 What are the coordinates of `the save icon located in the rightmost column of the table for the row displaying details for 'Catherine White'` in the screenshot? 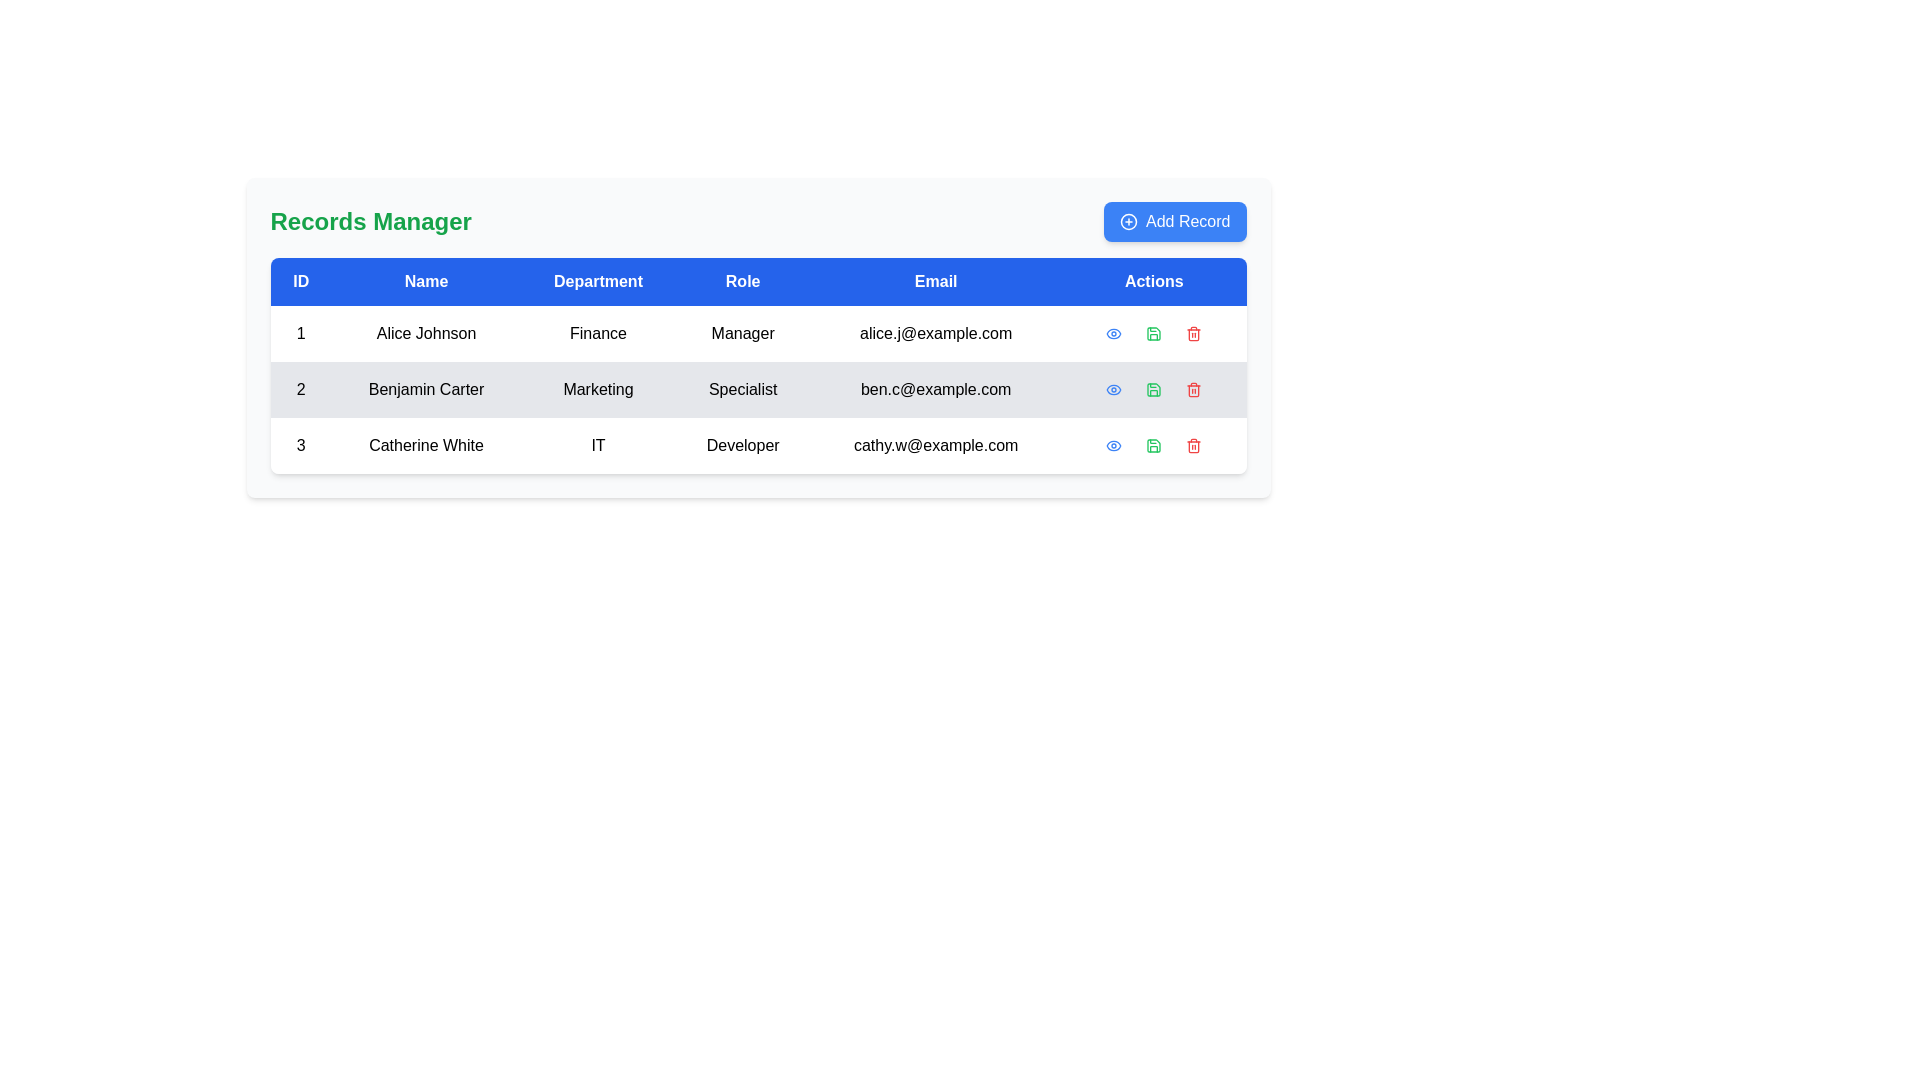 It's located at (1154, 445).